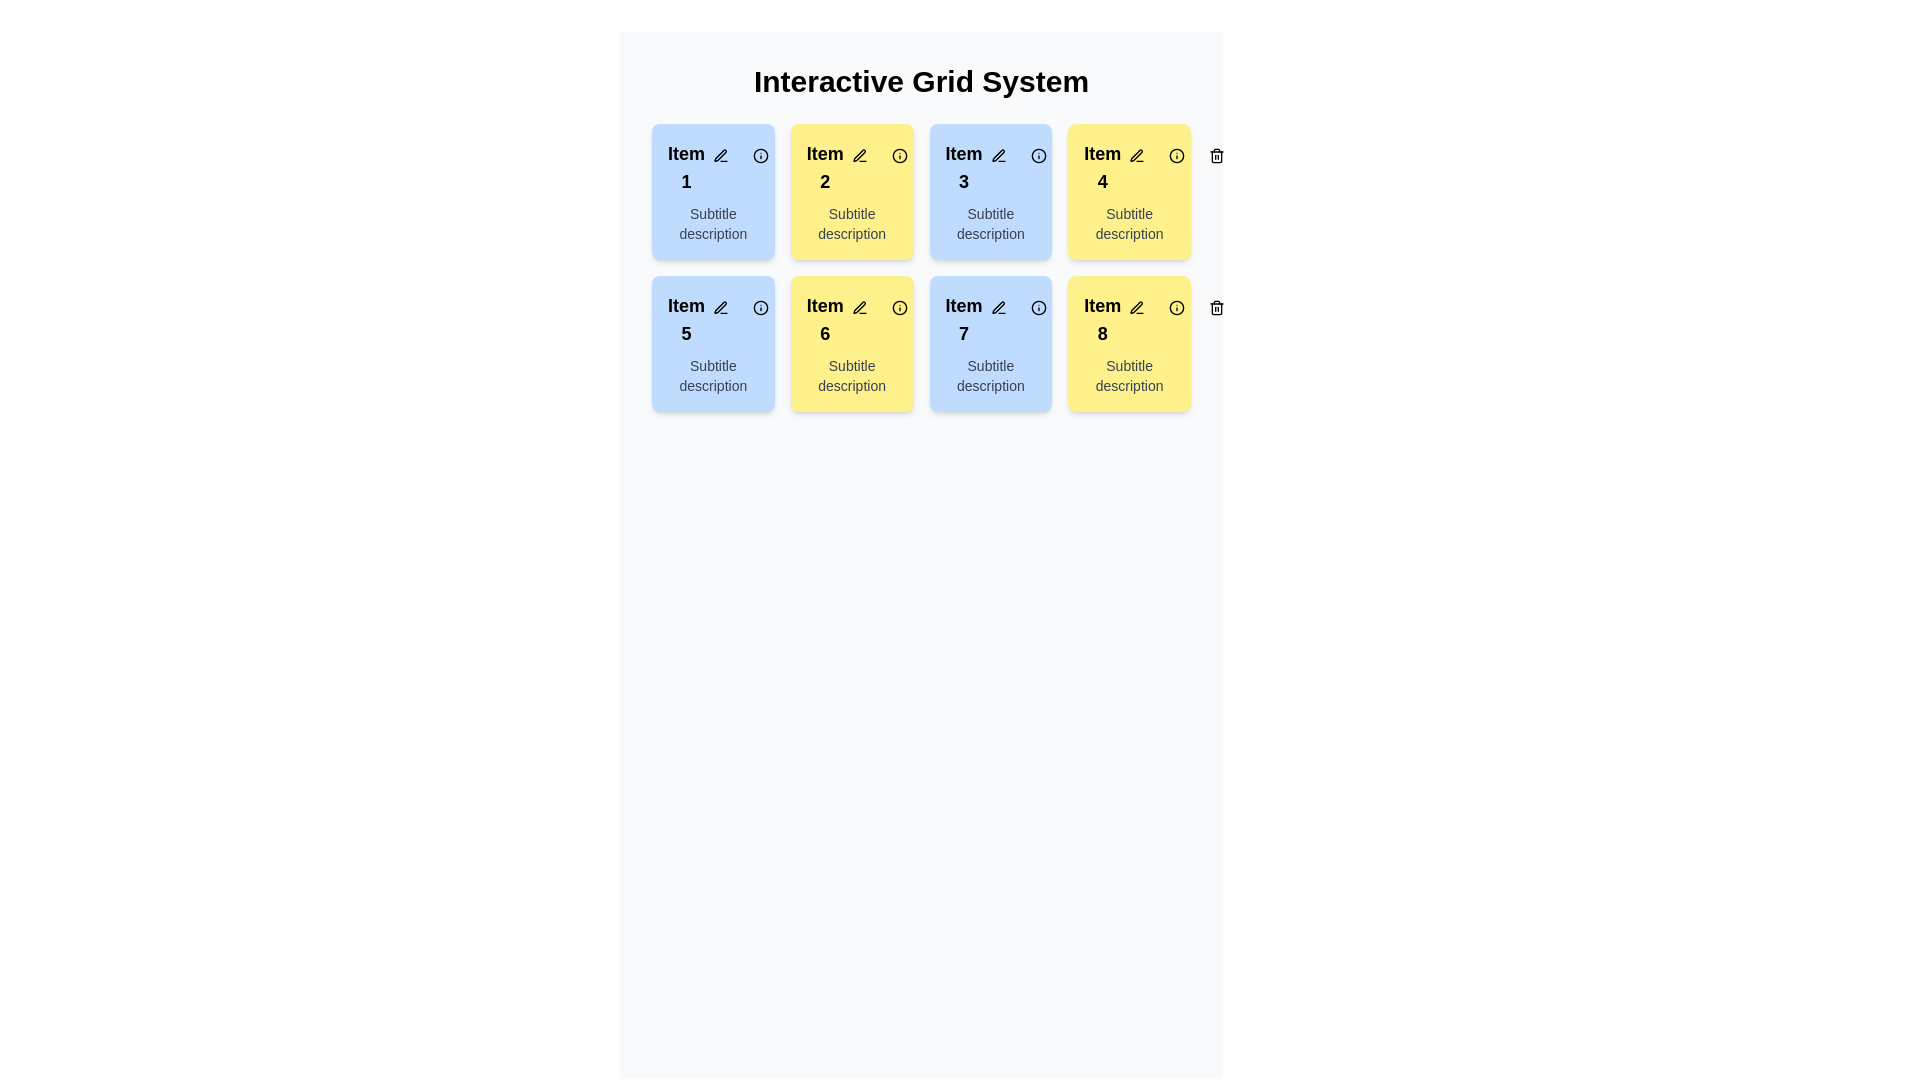  What do you see at coordinates (686, 167) in the screenshot?
I see `the static text label element displaying 'Item 1', which is located at the top-left corner of the interactive grid layout` at bounding box center [686, 167].